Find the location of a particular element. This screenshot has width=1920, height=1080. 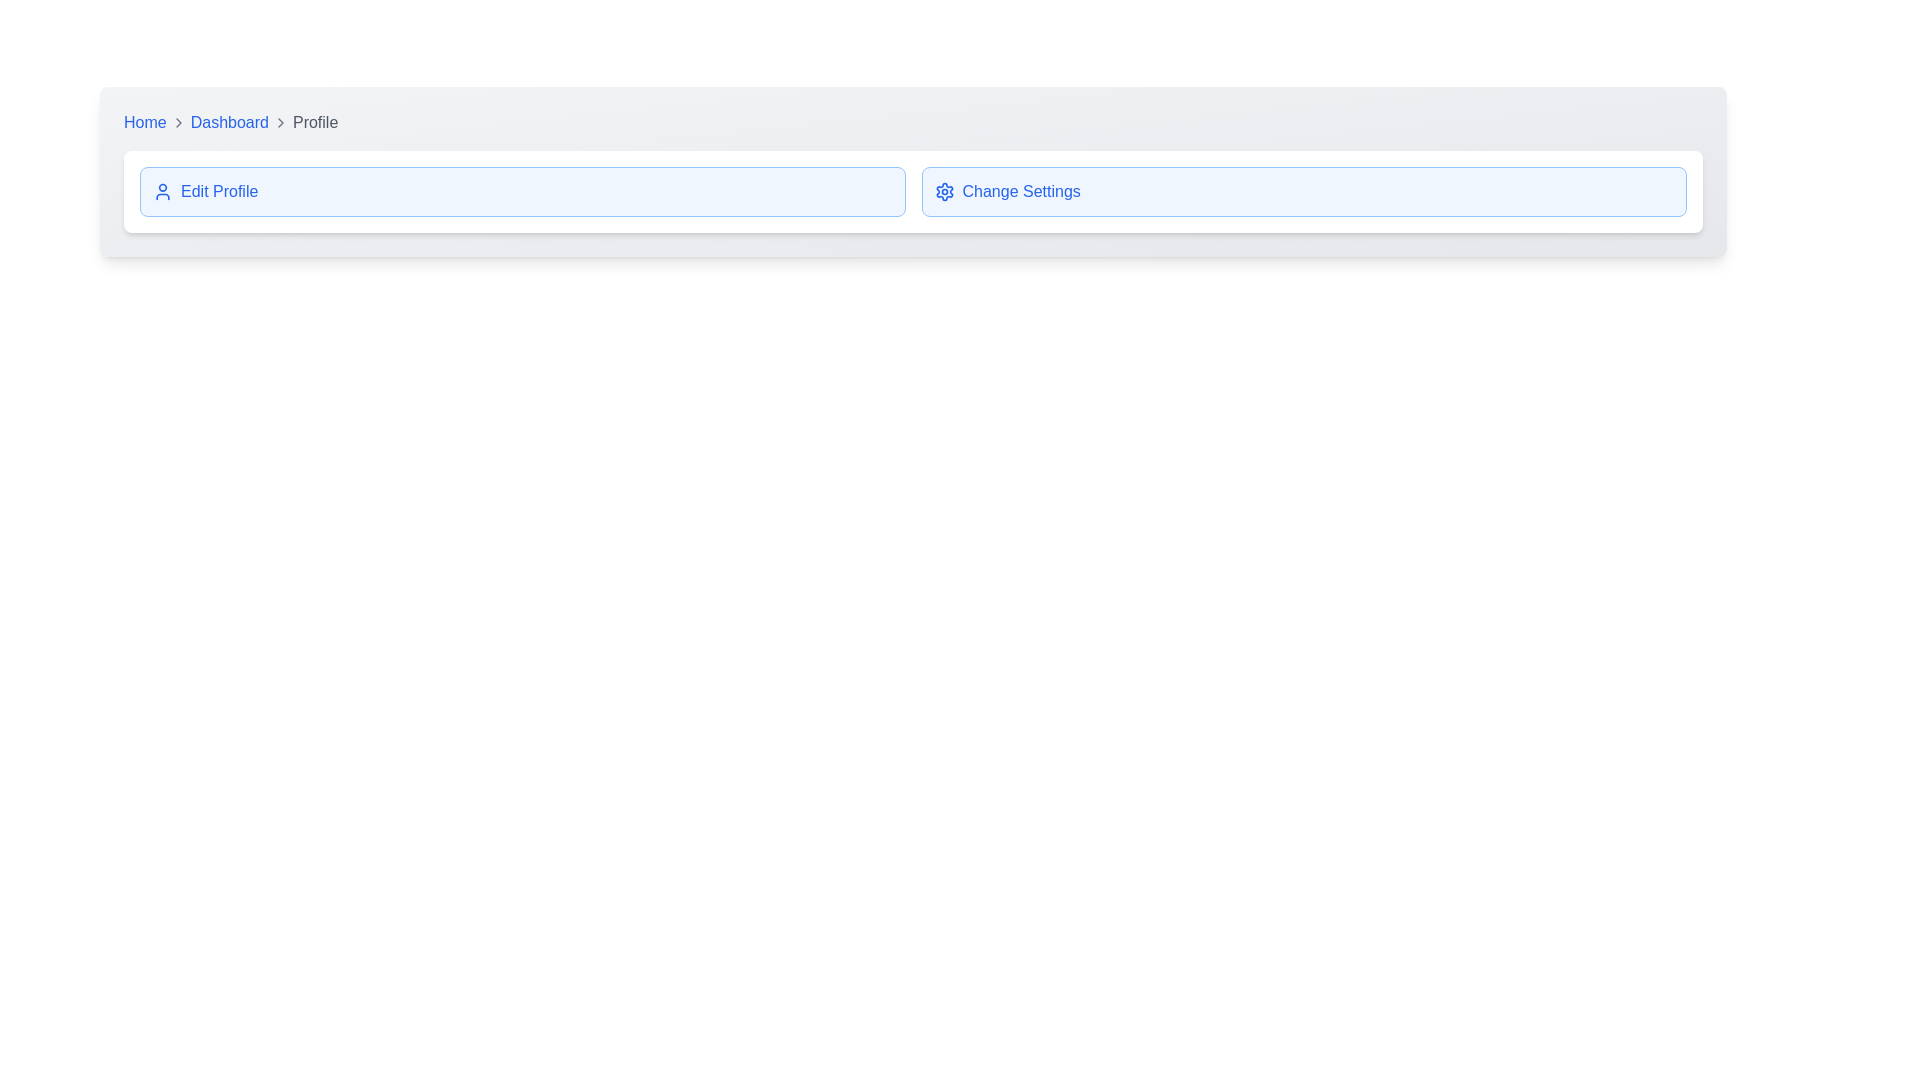

the 'Home' hyperlink, which is styled in blue and underlined on hover is located at coordinates (144, 123).